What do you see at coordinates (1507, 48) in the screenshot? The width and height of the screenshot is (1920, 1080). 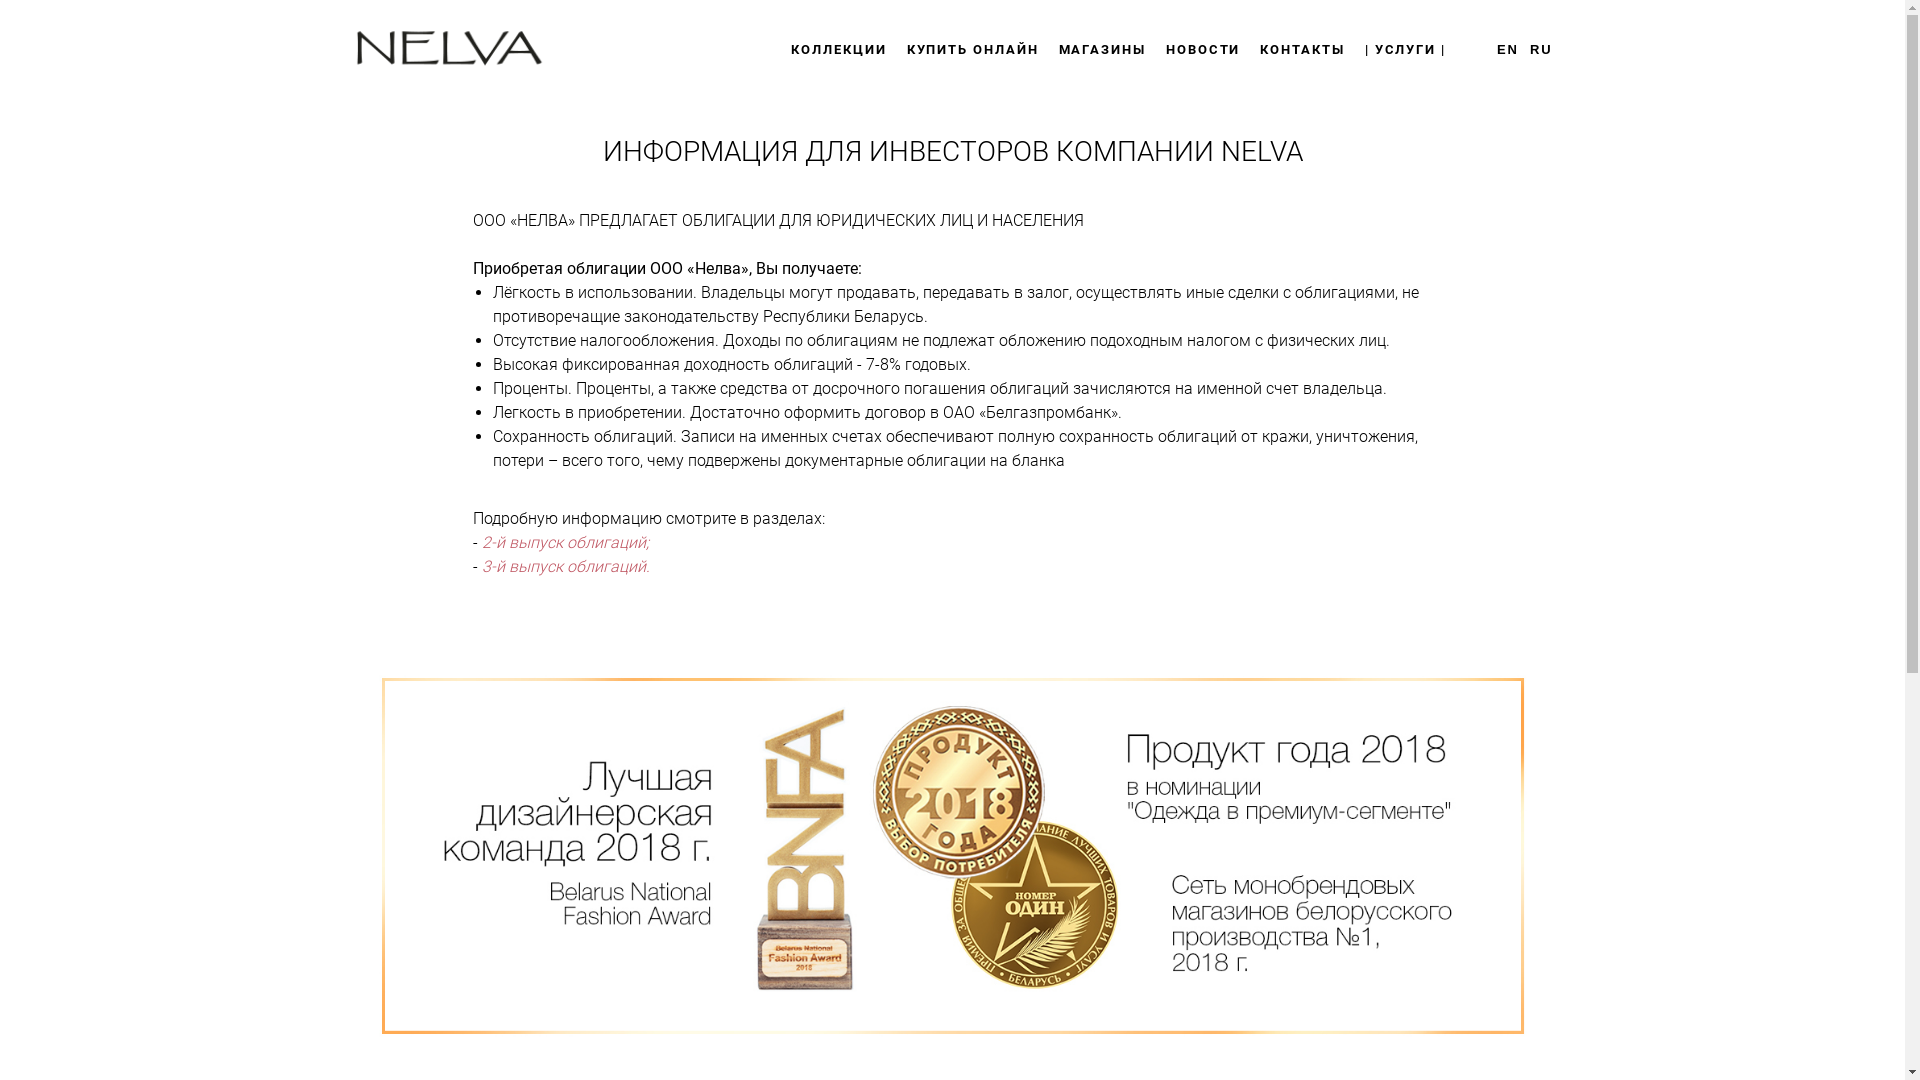 I see `'EN'` at bounding box center [1507, 48].